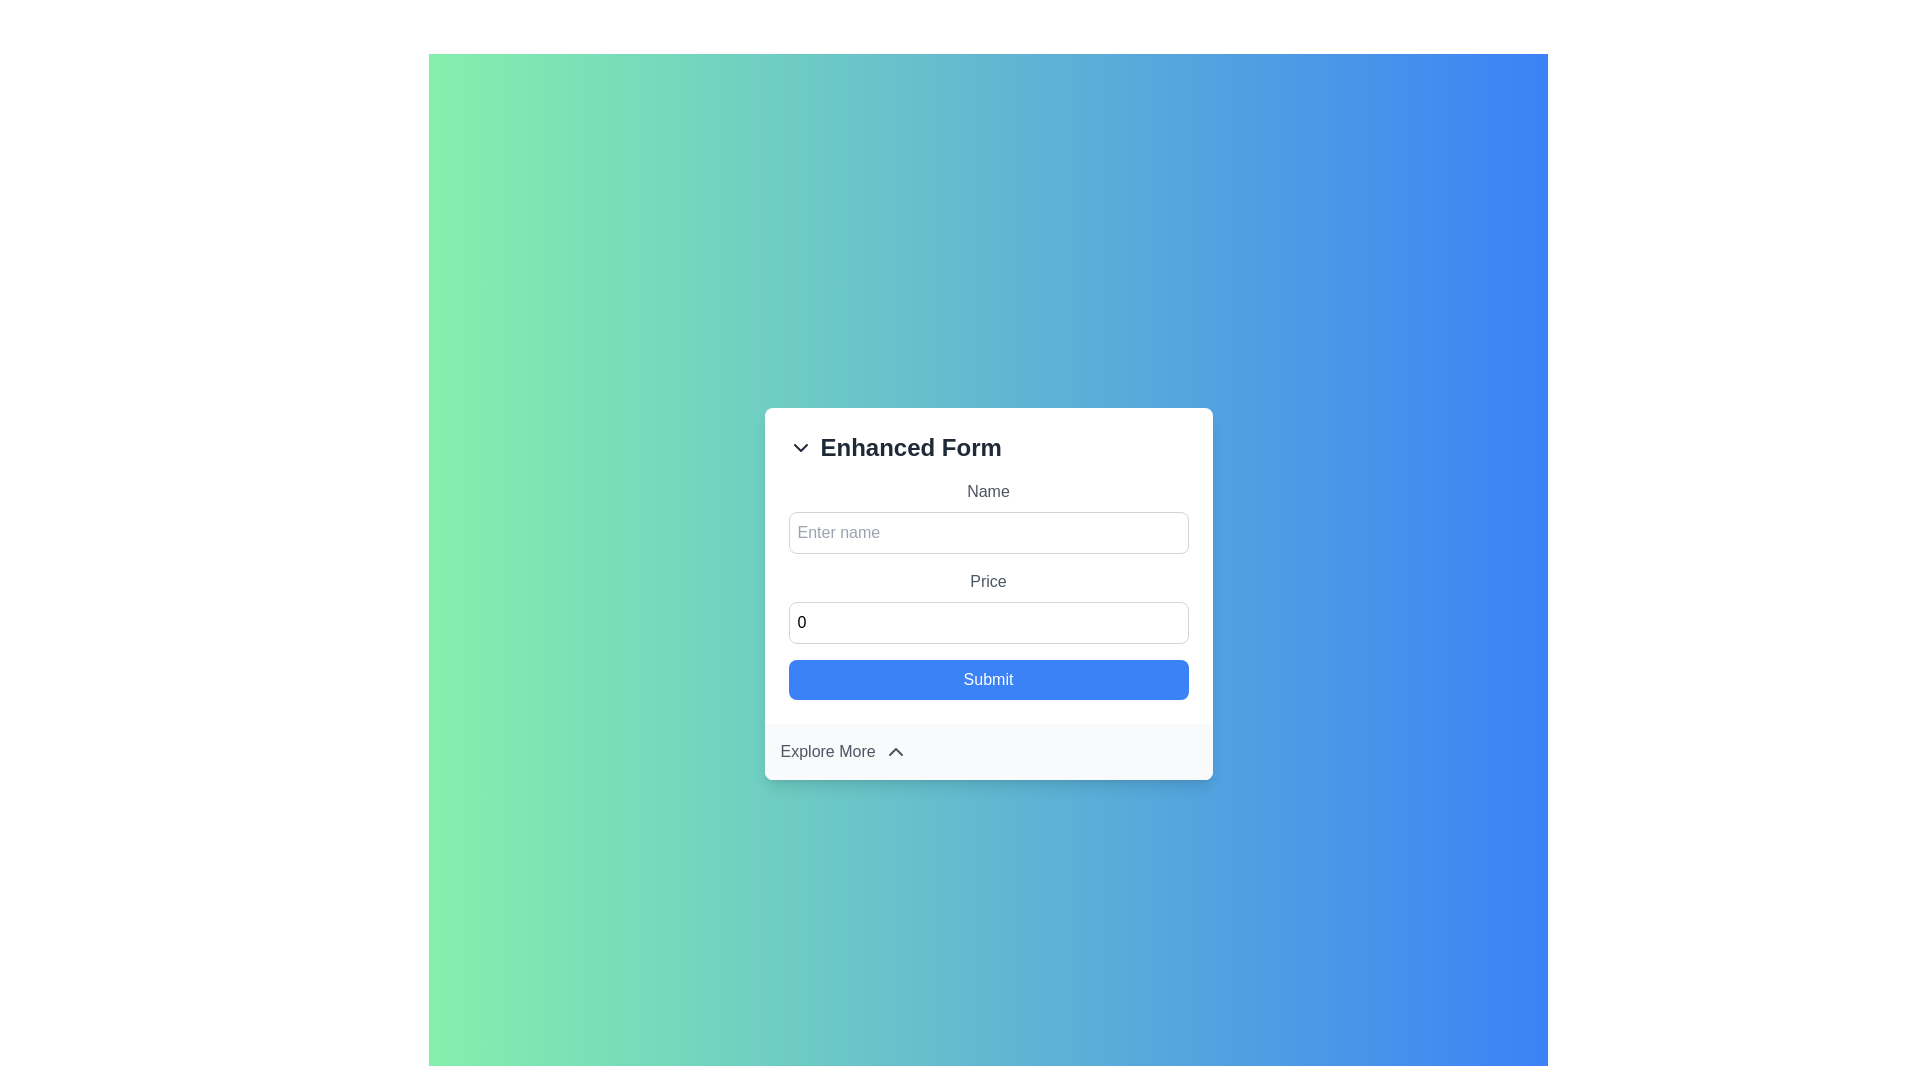  I want to click on the label text element that provides context for the 'Enter name' input field, which is located directly above it in the central form component, so click(988, 492).